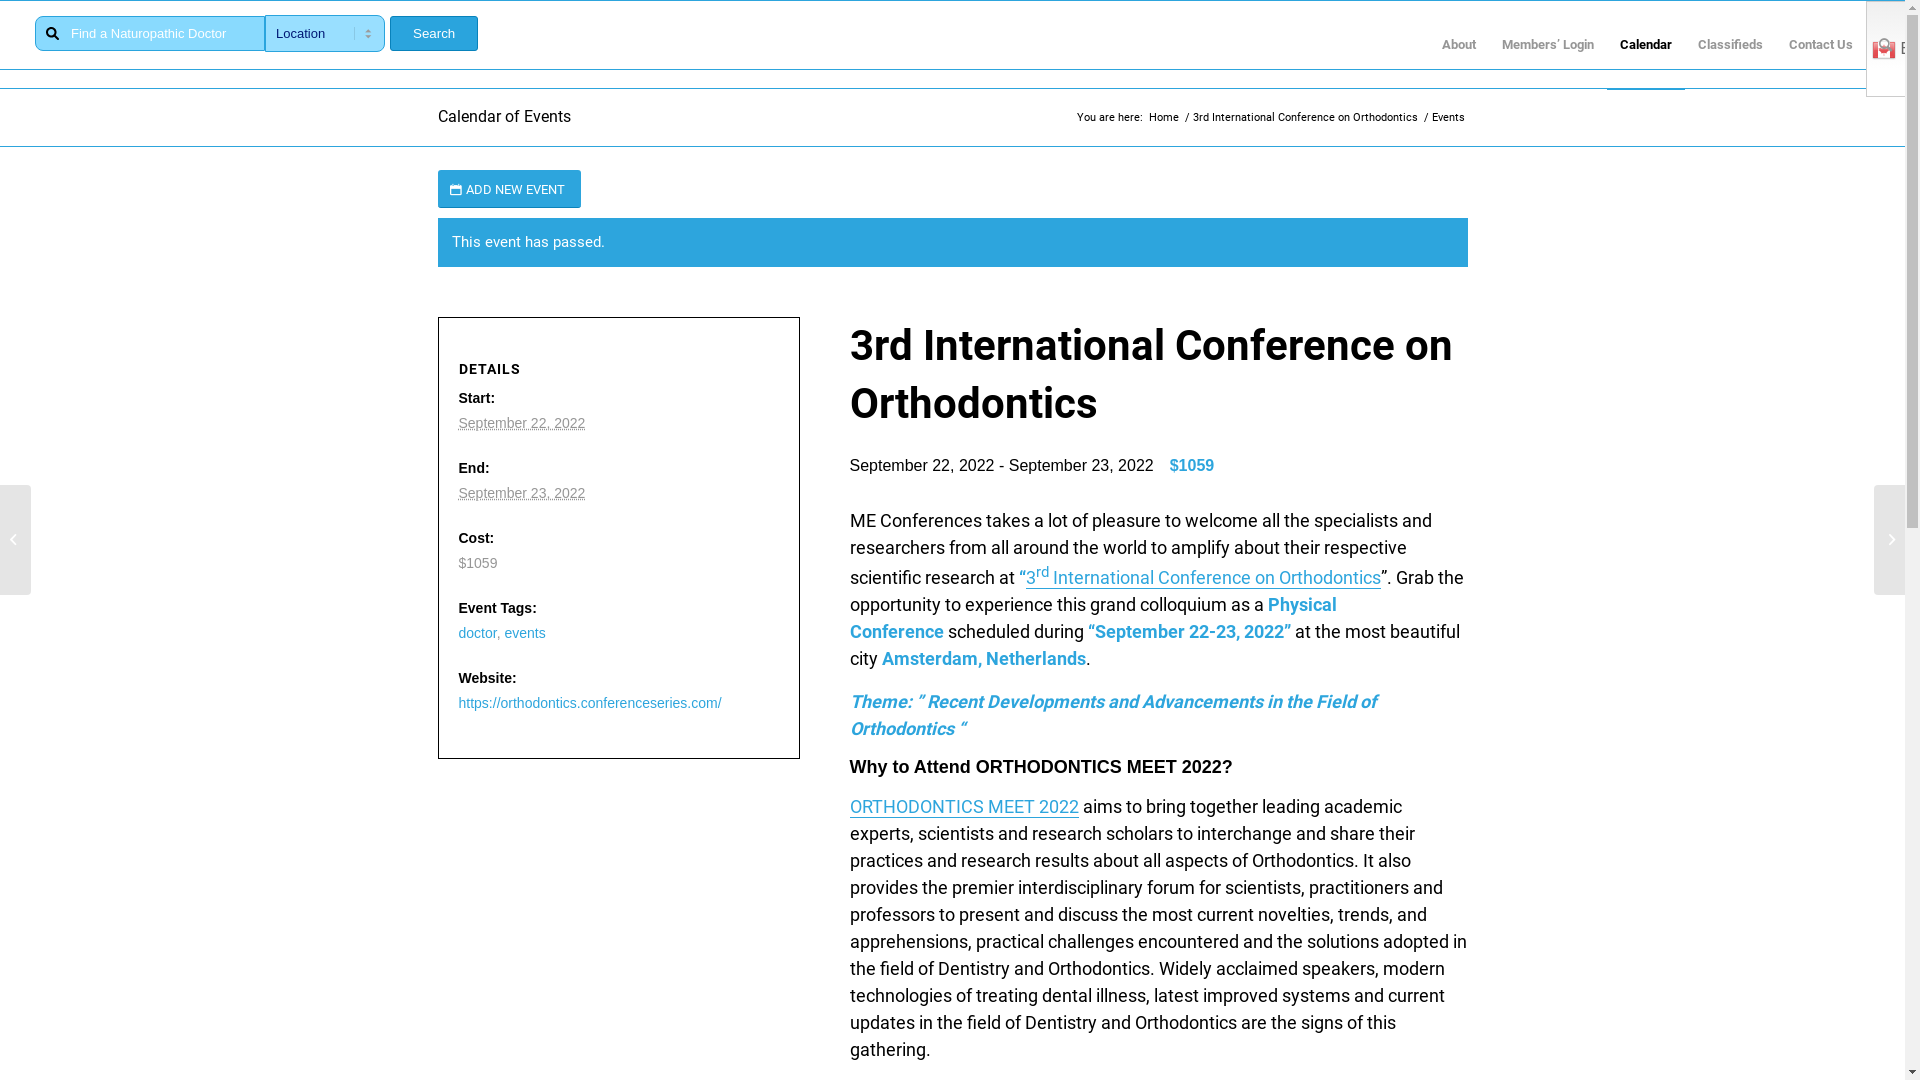  What do you see at coordinates (475, 632) in the screenshot?
I see `'doctor'` at bounding box center [475, 632].